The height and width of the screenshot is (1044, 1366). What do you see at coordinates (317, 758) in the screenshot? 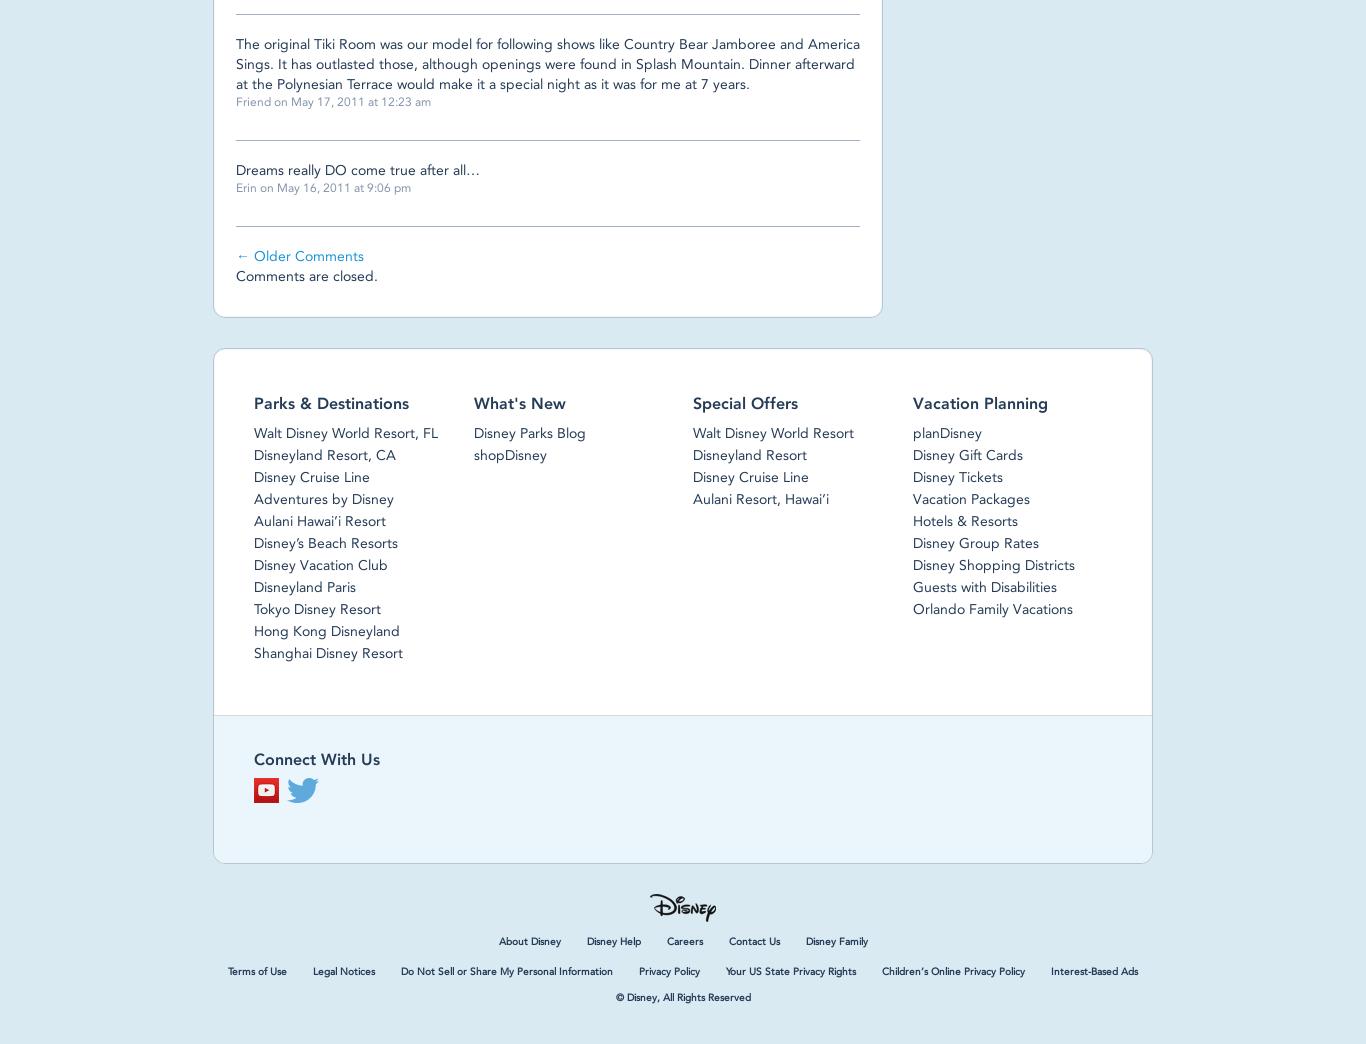
I see `'Connect With Us'` at bounding box center [317, 758].